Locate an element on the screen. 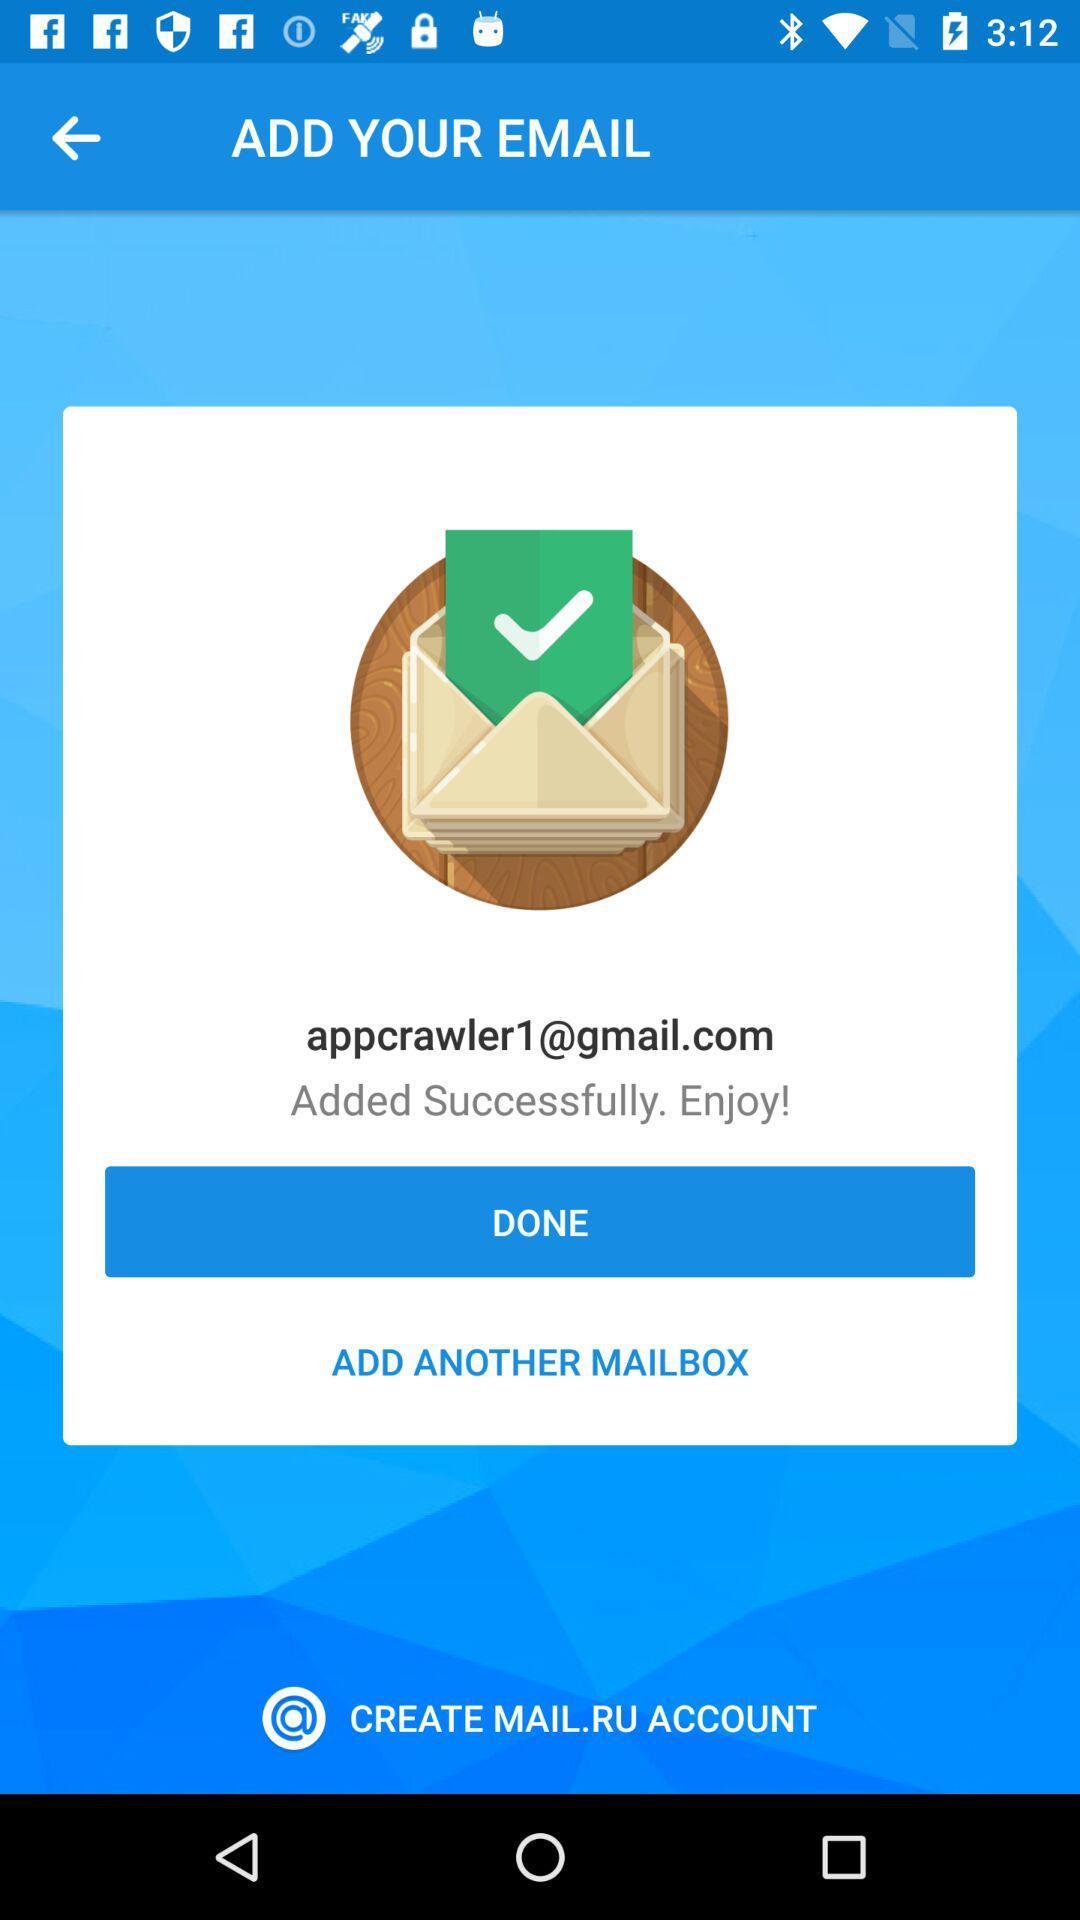 The height and width of the screenshot is (1920, 1080). the icon above the add another mailbox item is located at coordinates (540, 1220).